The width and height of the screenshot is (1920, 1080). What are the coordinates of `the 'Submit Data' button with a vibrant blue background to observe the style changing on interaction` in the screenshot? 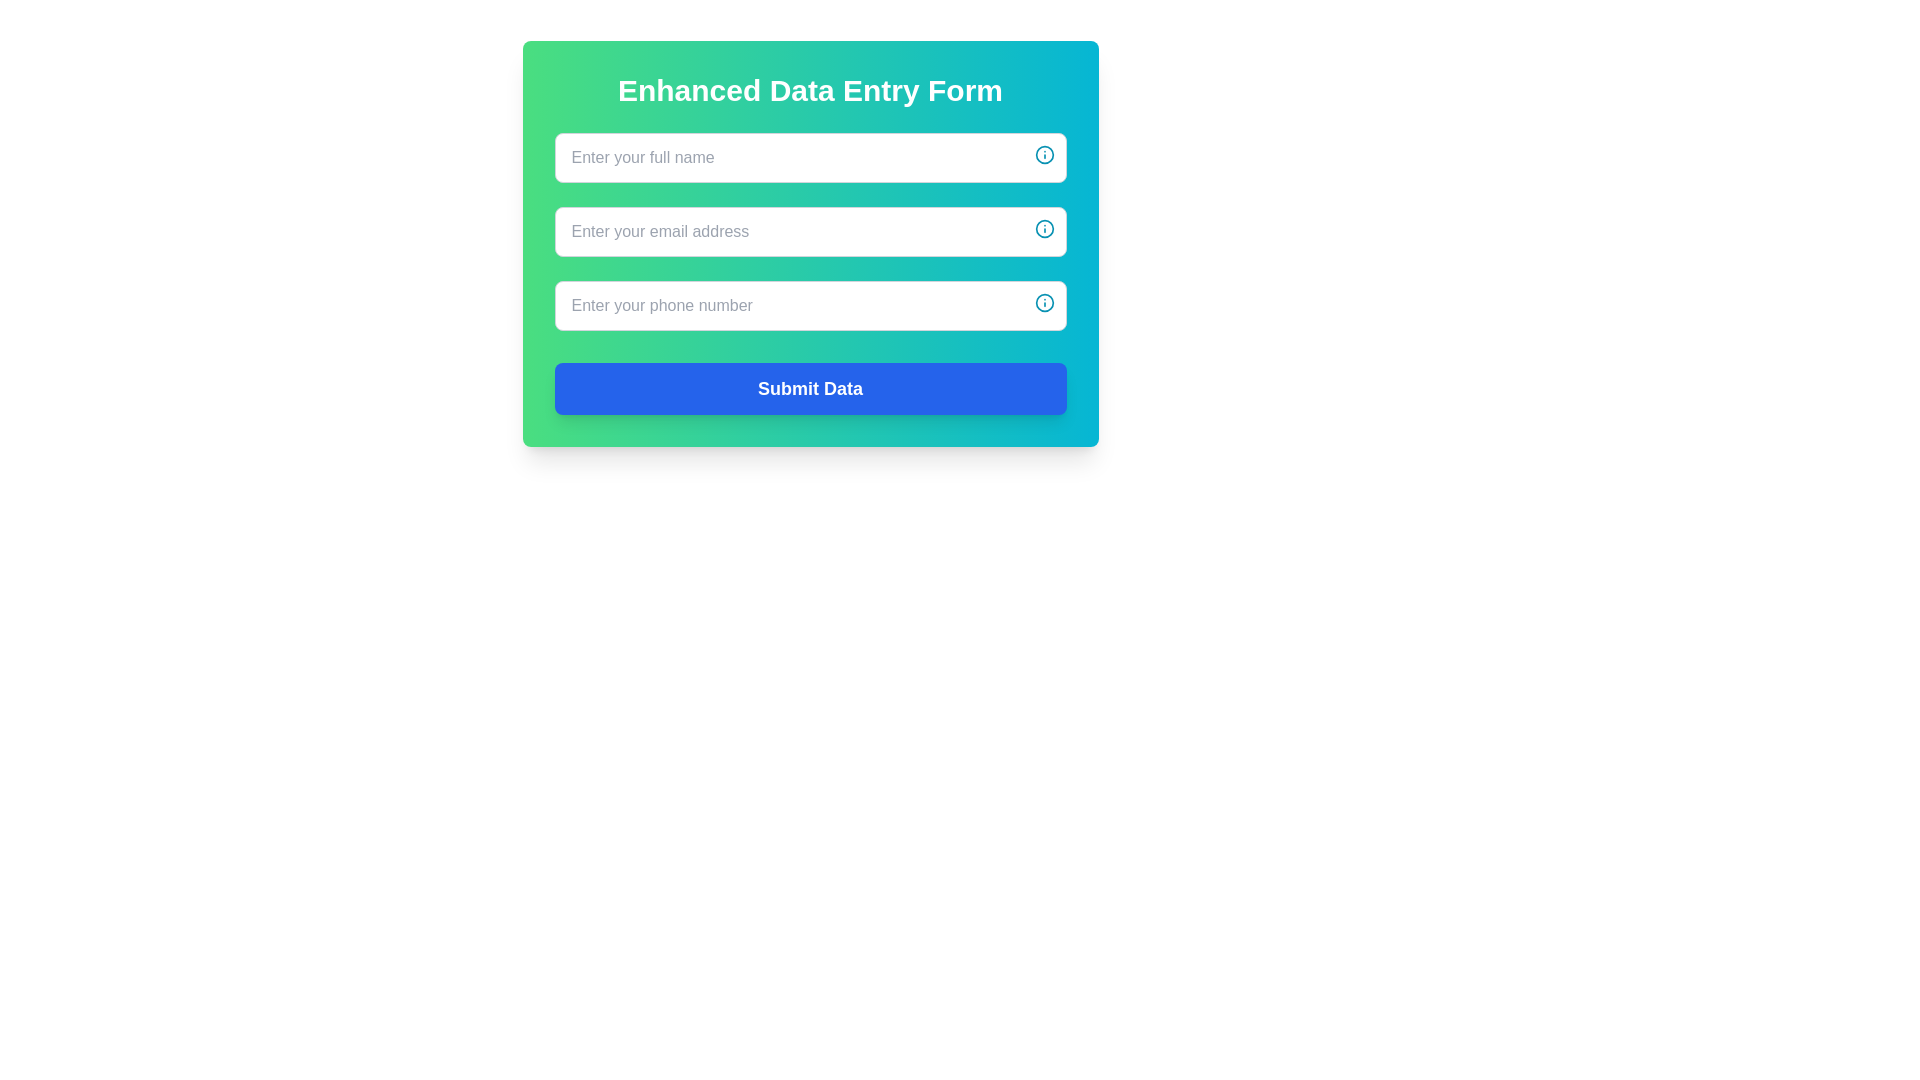 It's located at (810, 389).